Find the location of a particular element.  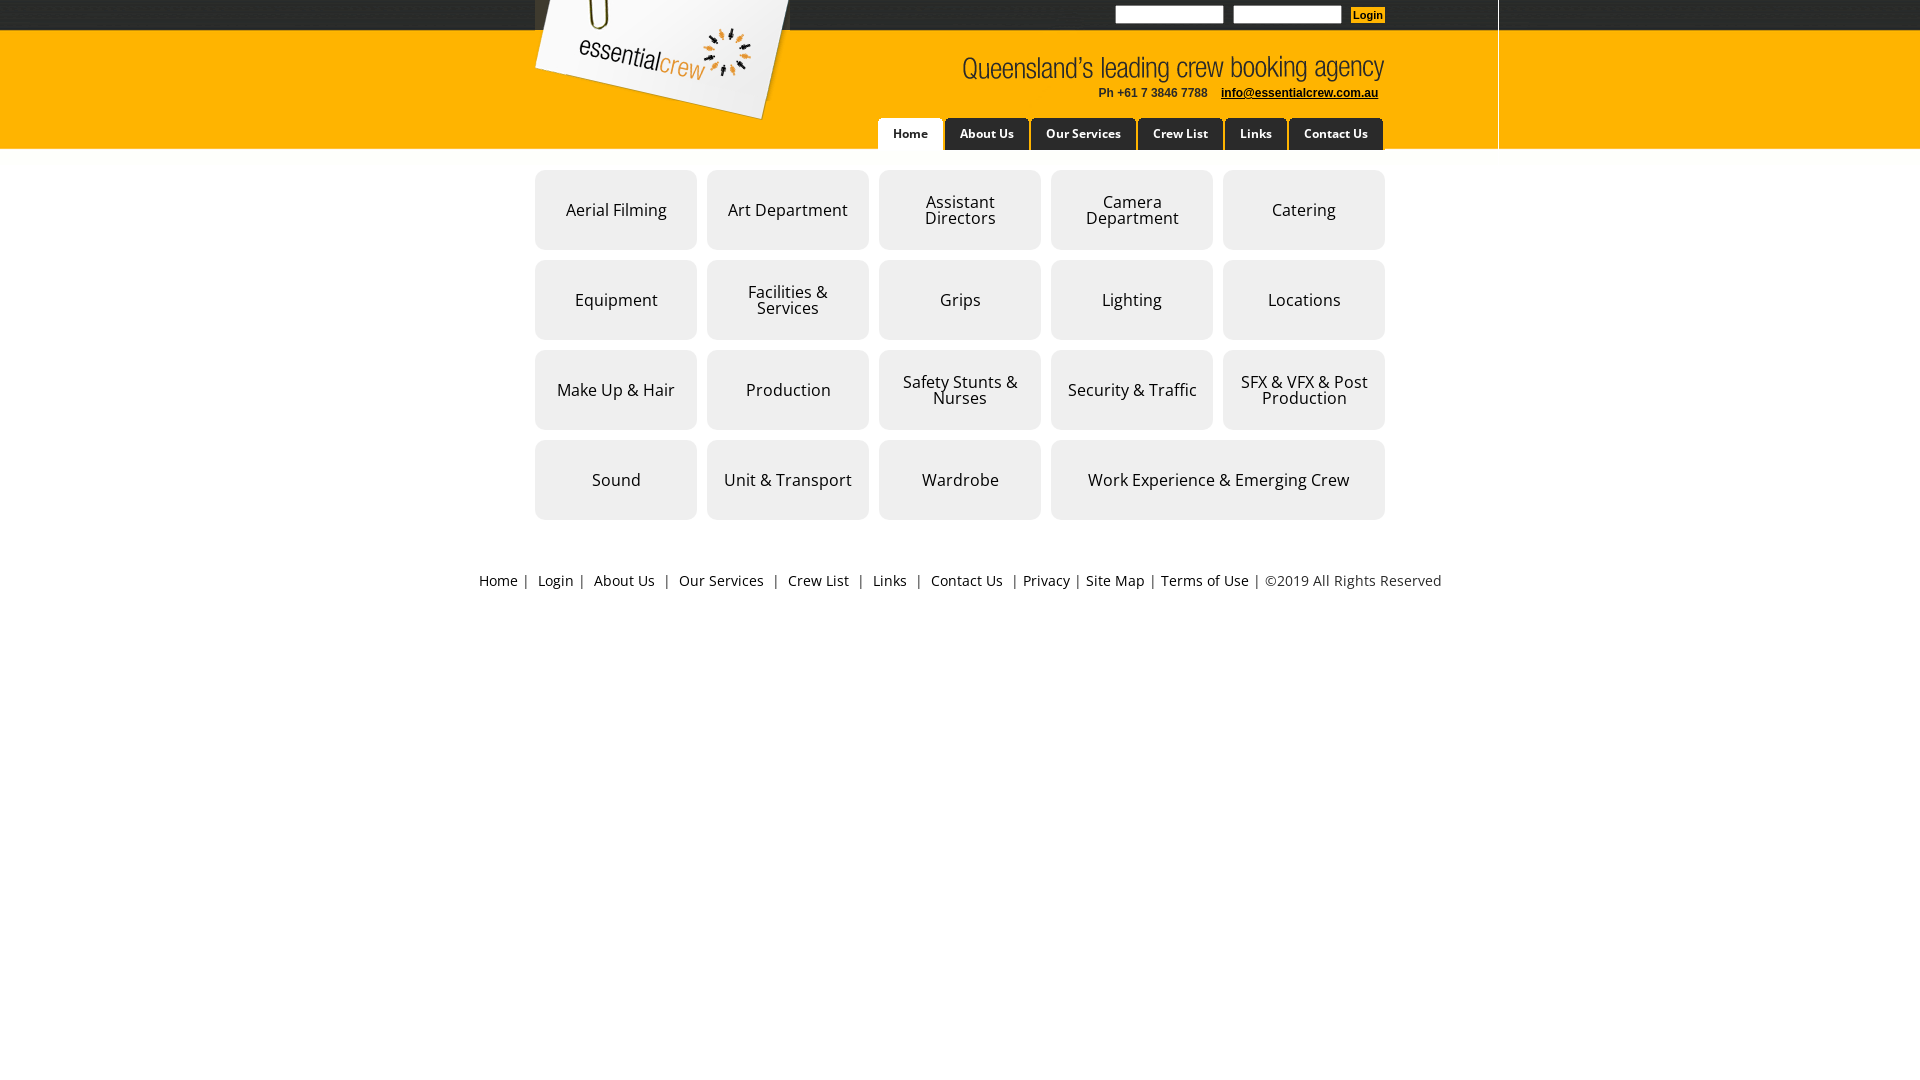

'About Us' is located at coordinates (623, 580).